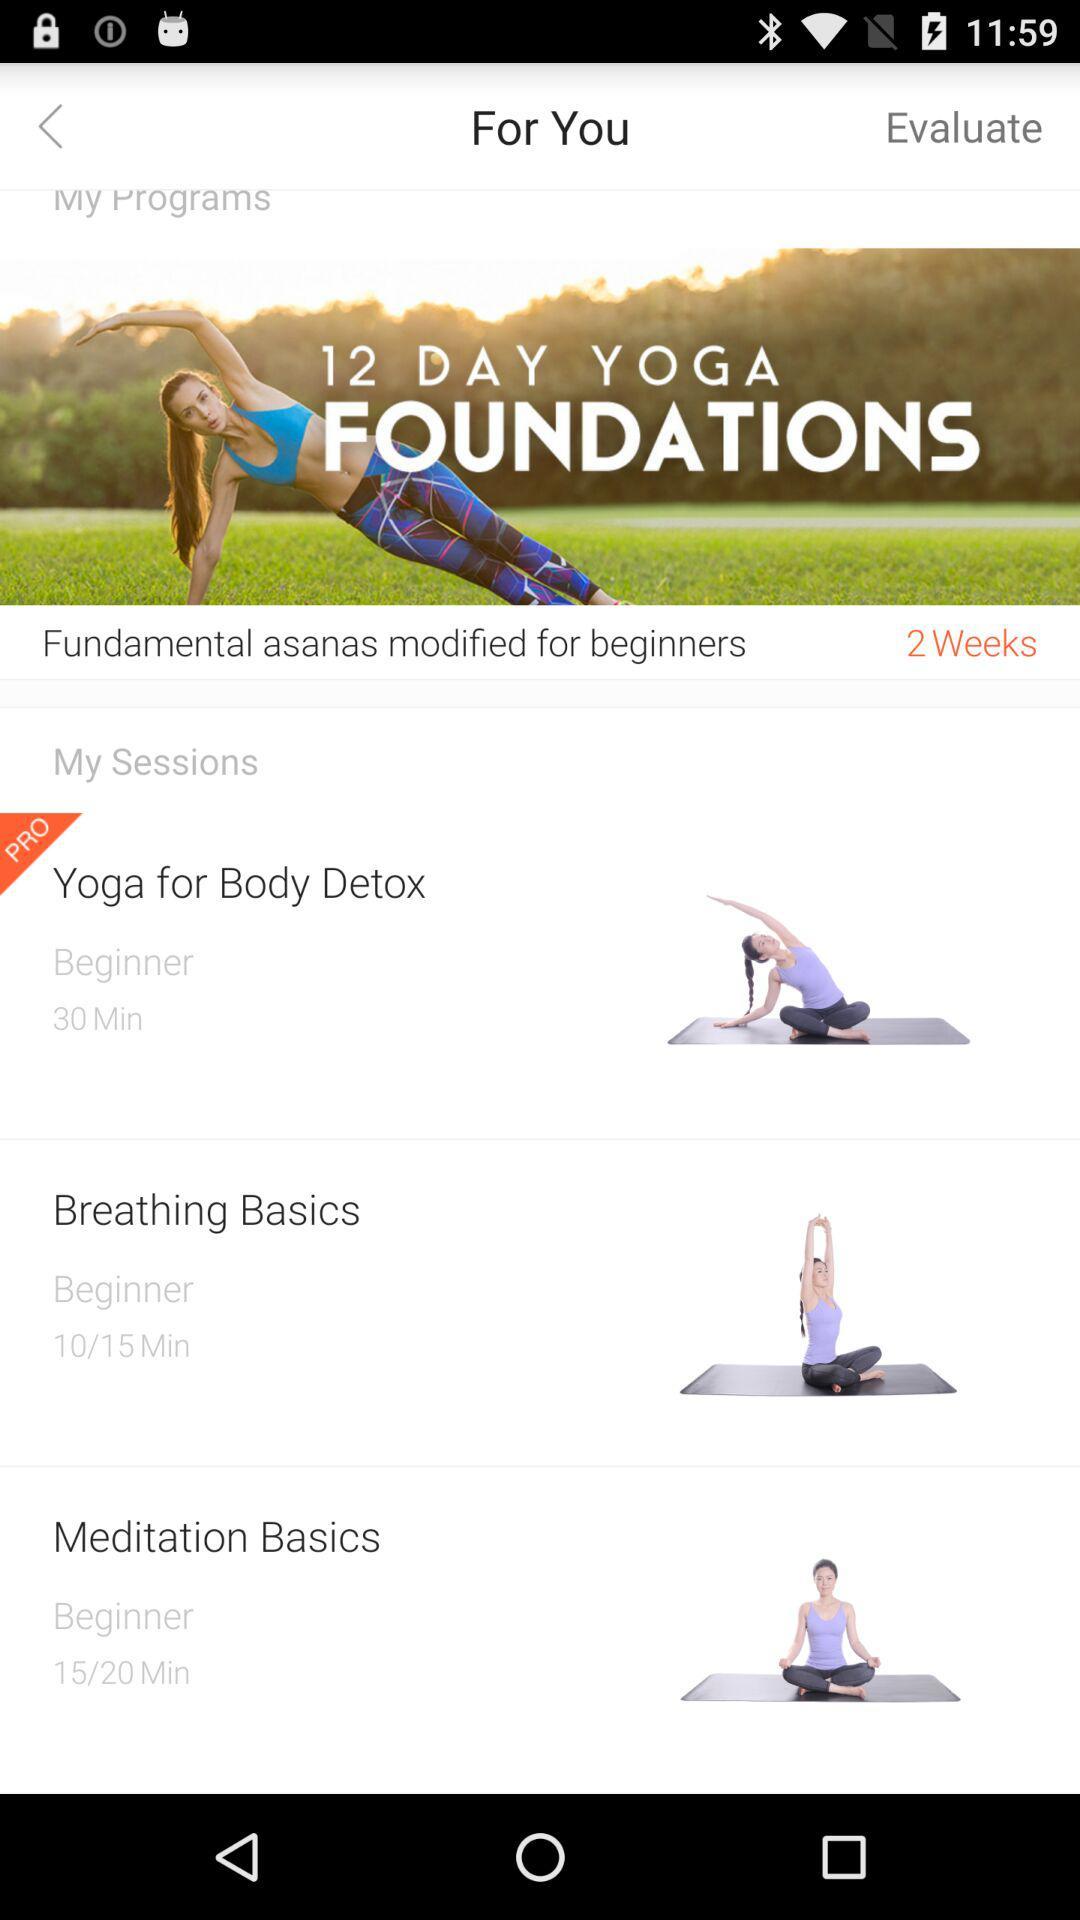 The height and width of the screenshot is (1920, 1080). What do you see at coordinates (540, 425) in the screenshot?
I see `the icon above fundamental asanas modified` at bounding box center [540, 425].